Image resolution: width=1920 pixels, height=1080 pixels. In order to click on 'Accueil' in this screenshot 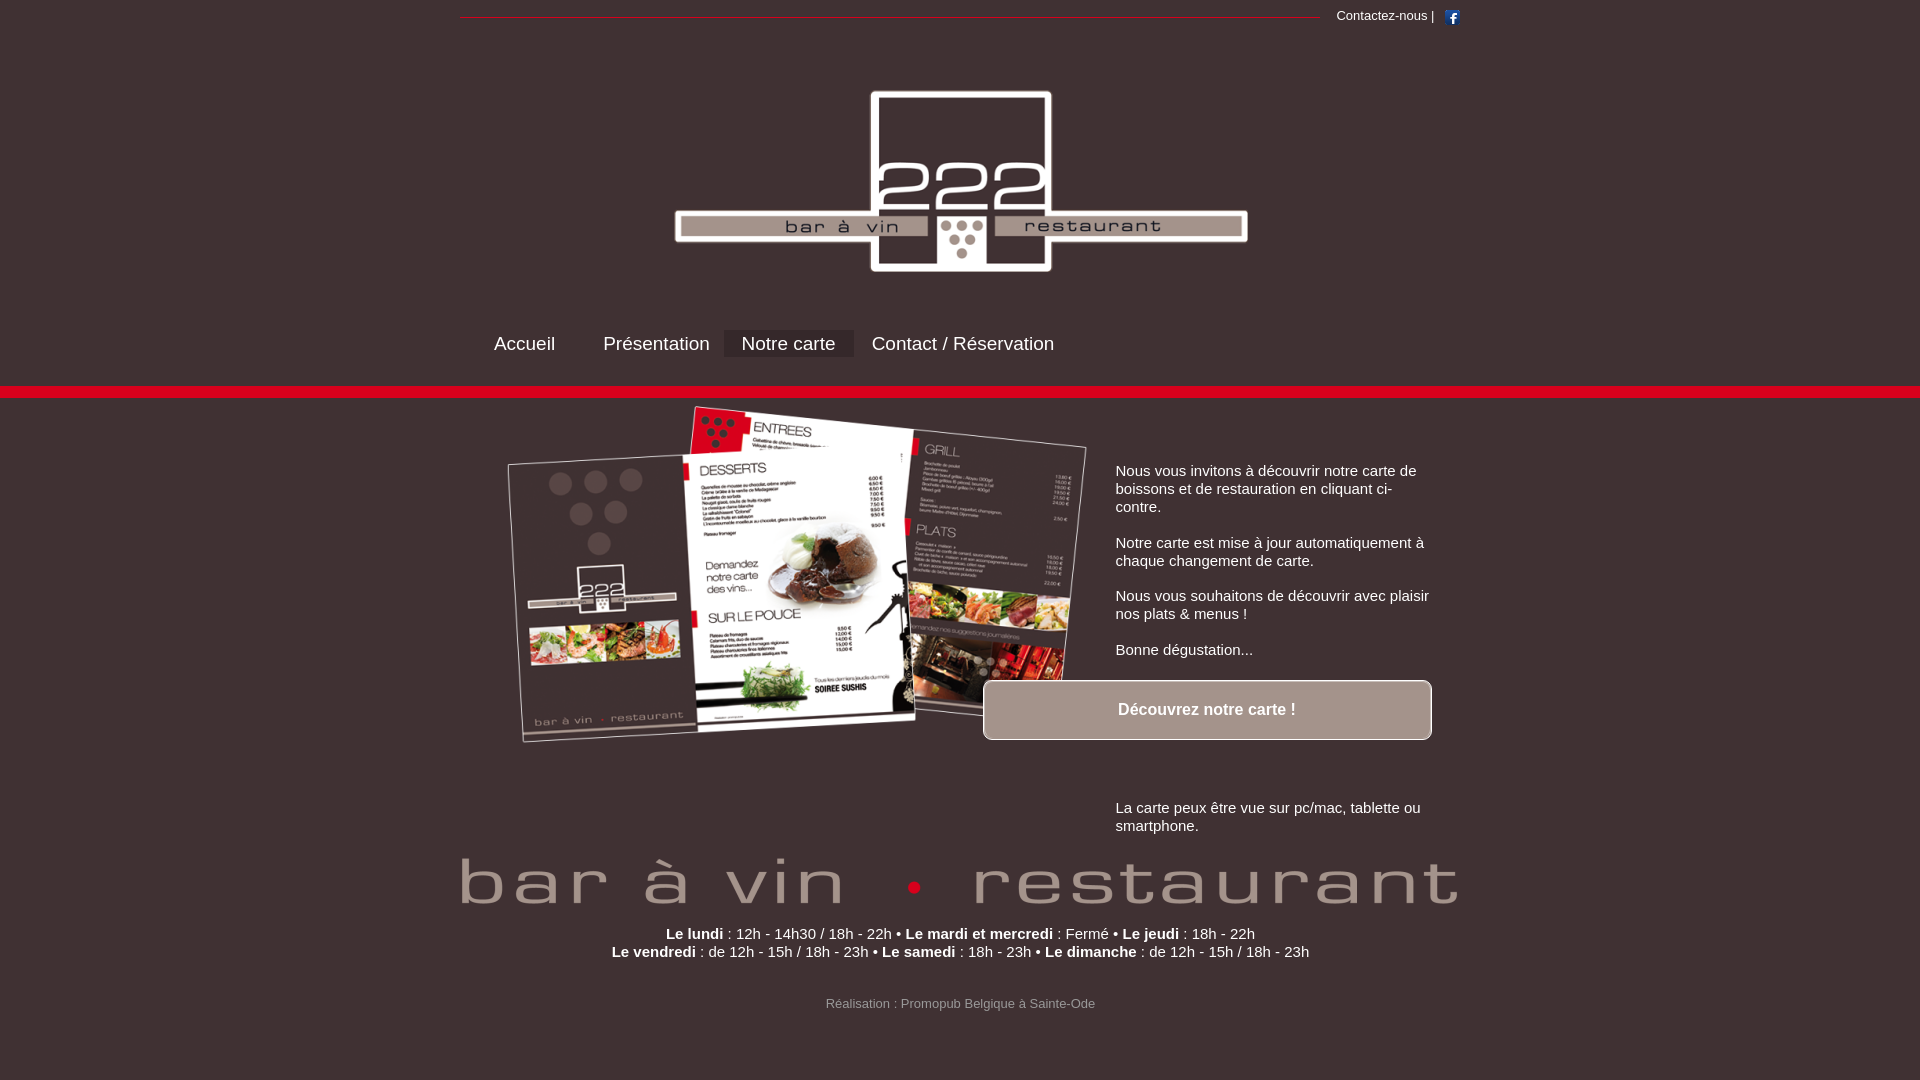, I will do `click(524, 342)`.